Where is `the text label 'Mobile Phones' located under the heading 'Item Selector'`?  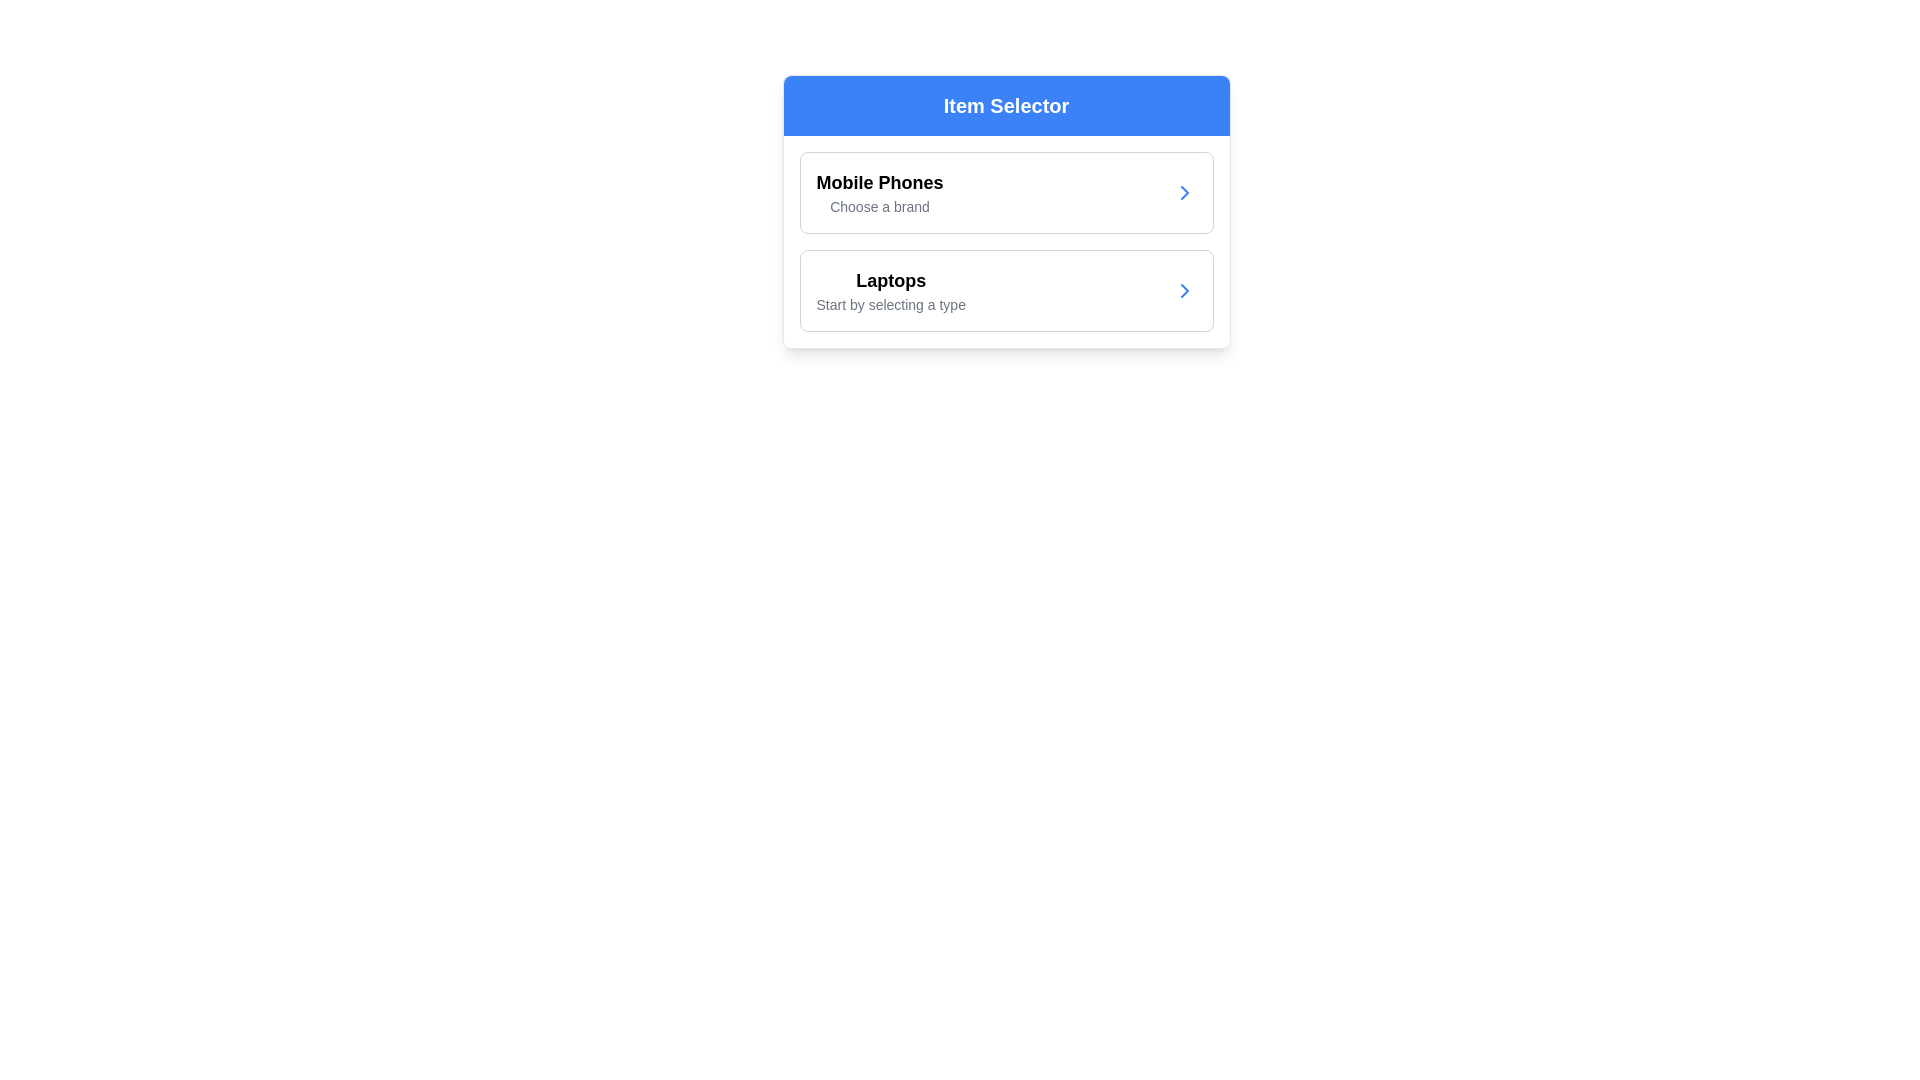 the text label 'Mobile Phones' located under the heading 'Item Selector' is located at coordinates (879, 182).